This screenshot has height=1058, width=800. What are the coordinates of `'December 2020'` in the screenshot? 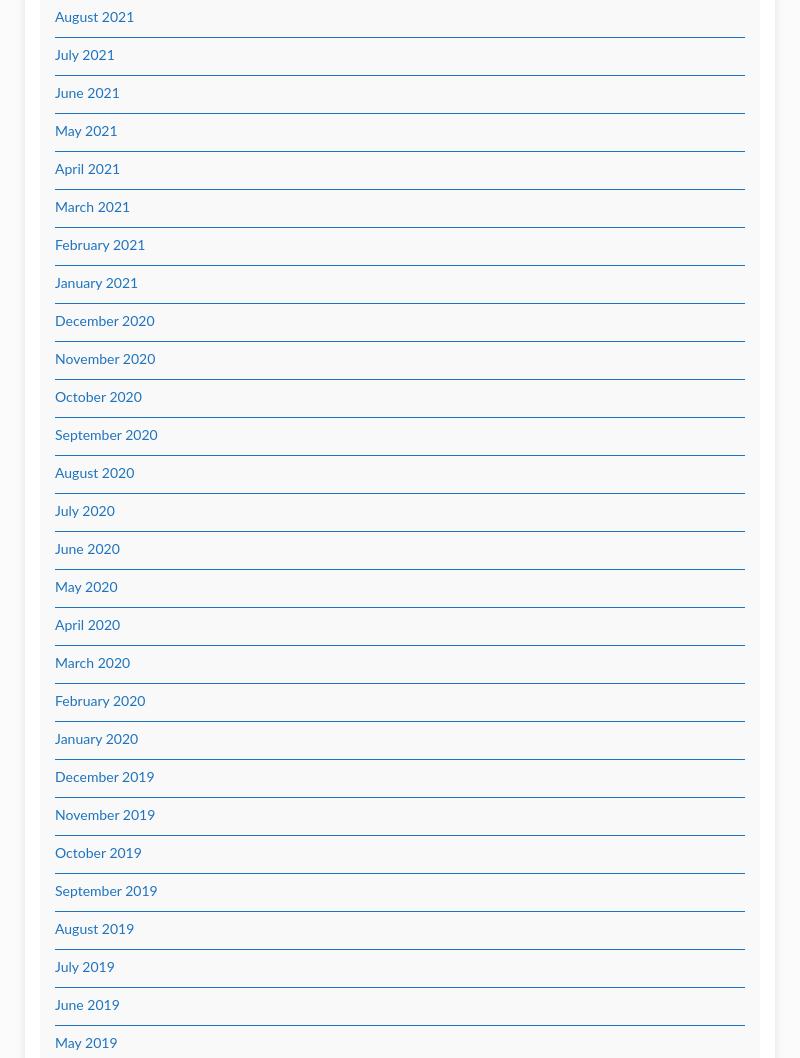 It's located at (54, 320).